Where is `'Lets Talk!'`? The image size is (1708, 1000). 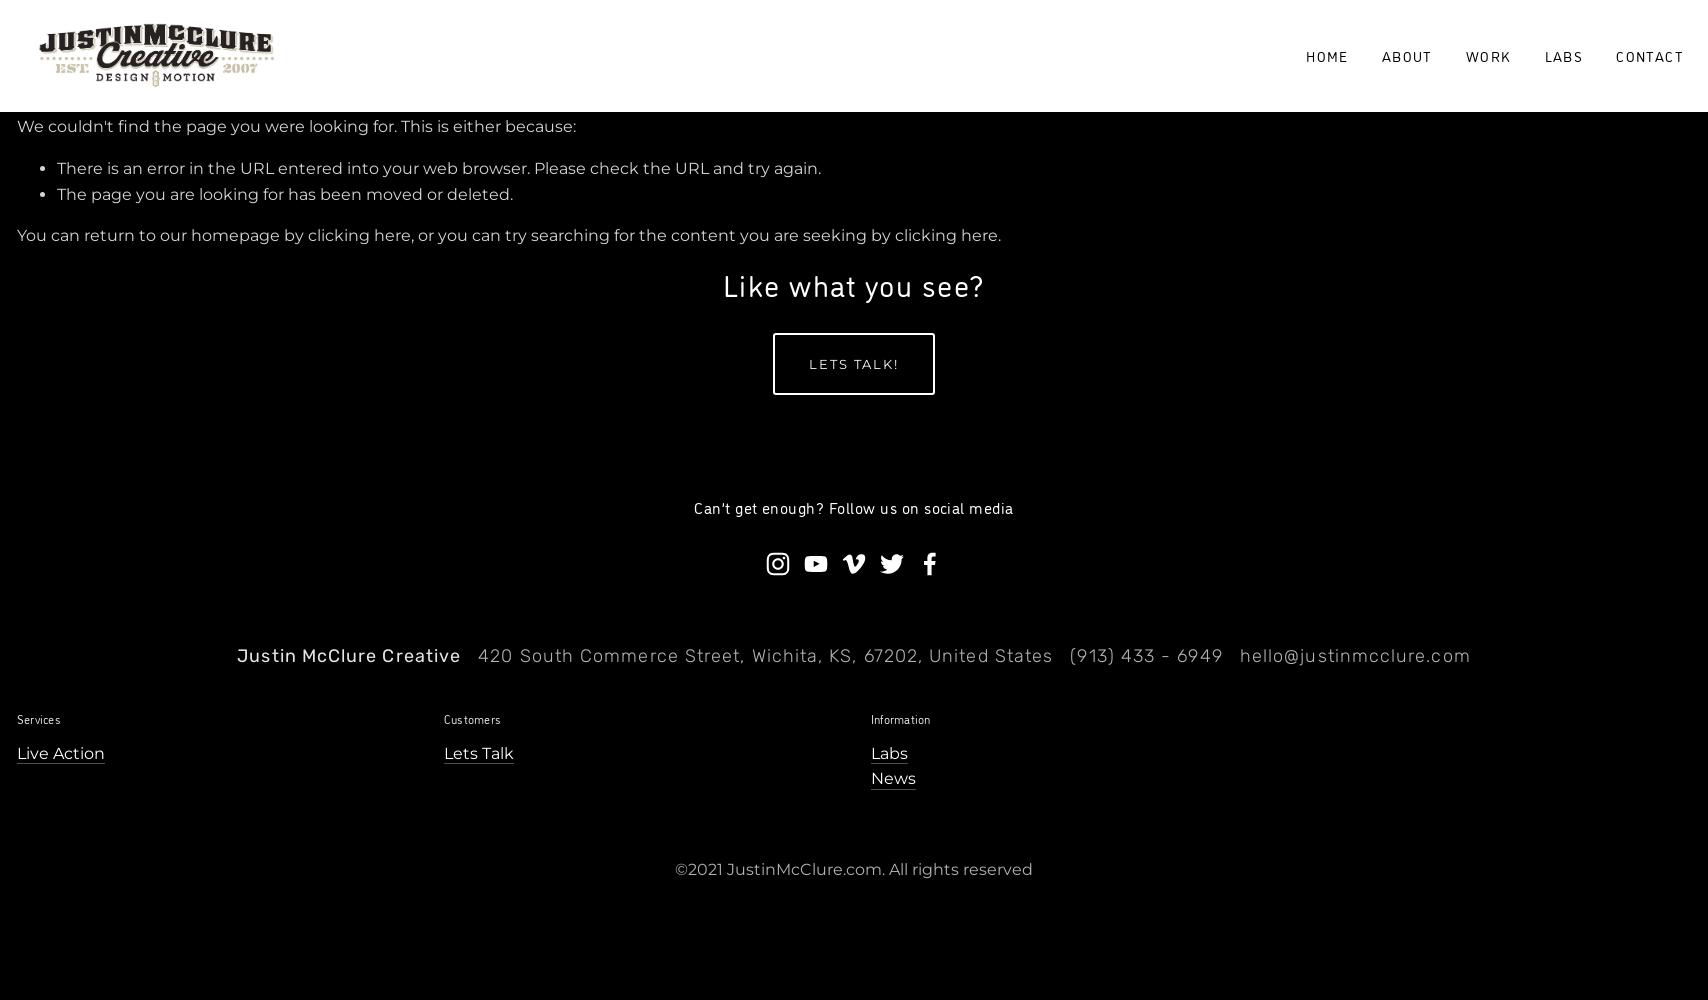 'Lets Talk!' is located at coordinates (853, 362).